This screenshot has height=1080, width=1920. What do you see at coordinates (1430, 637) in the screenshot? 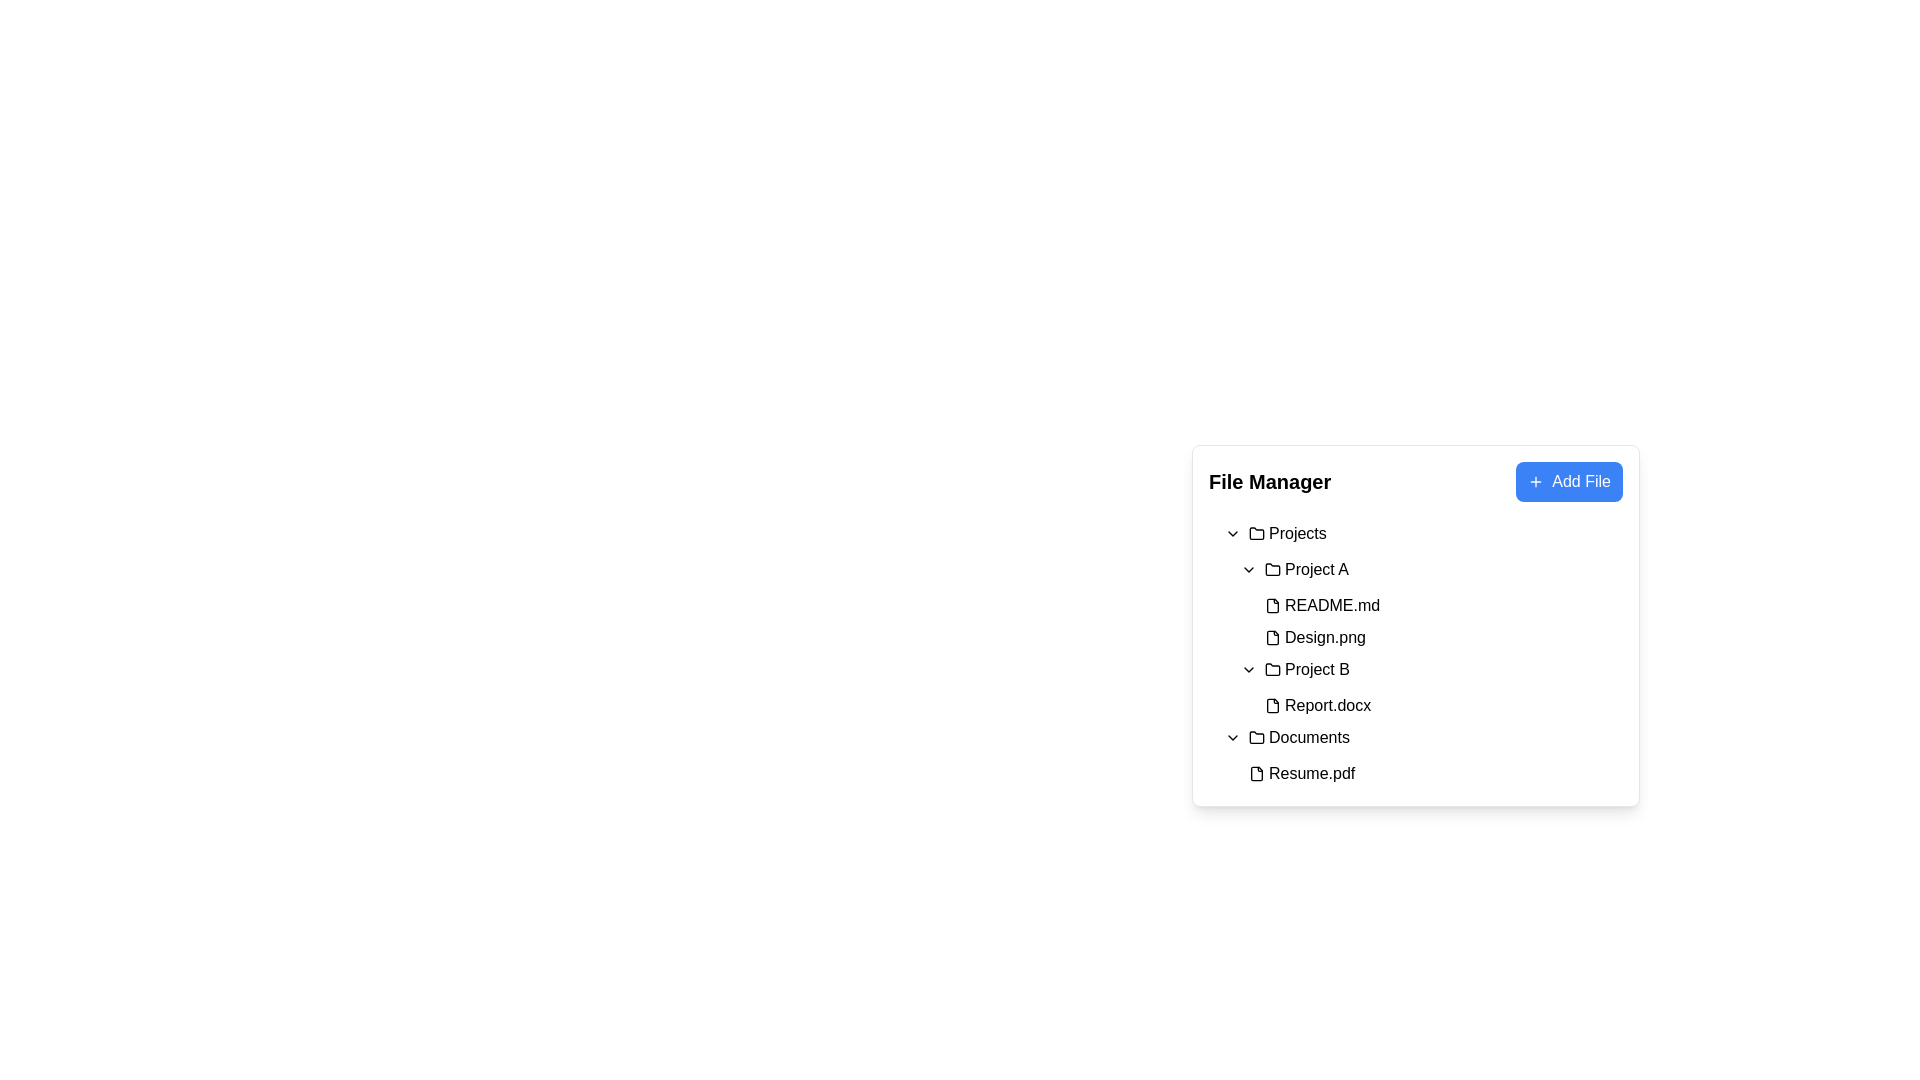
I see `to select the file named 'Design.png' in the file manager interface, which is the second item under 'Project A'` at bounding box center [1430, 637].